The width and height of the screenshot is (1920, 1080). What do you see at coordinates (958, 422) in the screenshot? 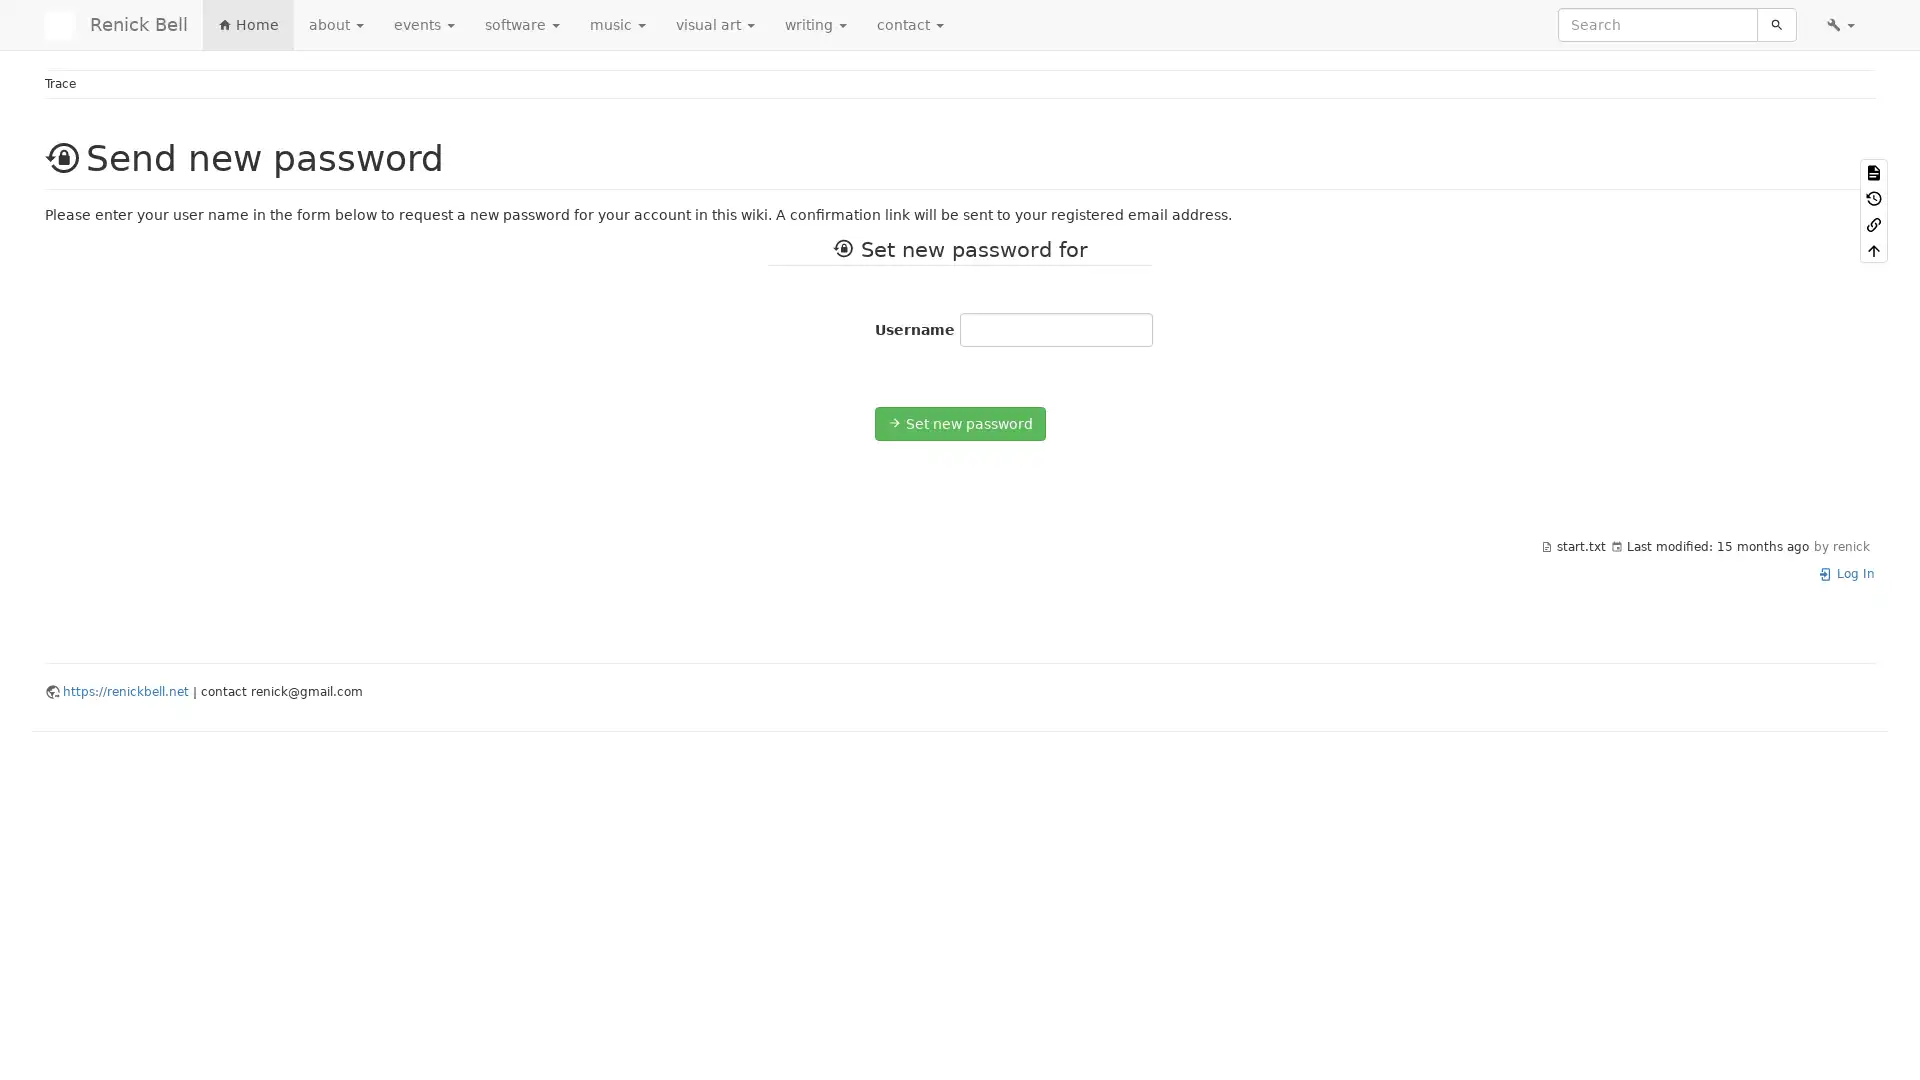
I see `Set new password` at bounding box center [958, 422].